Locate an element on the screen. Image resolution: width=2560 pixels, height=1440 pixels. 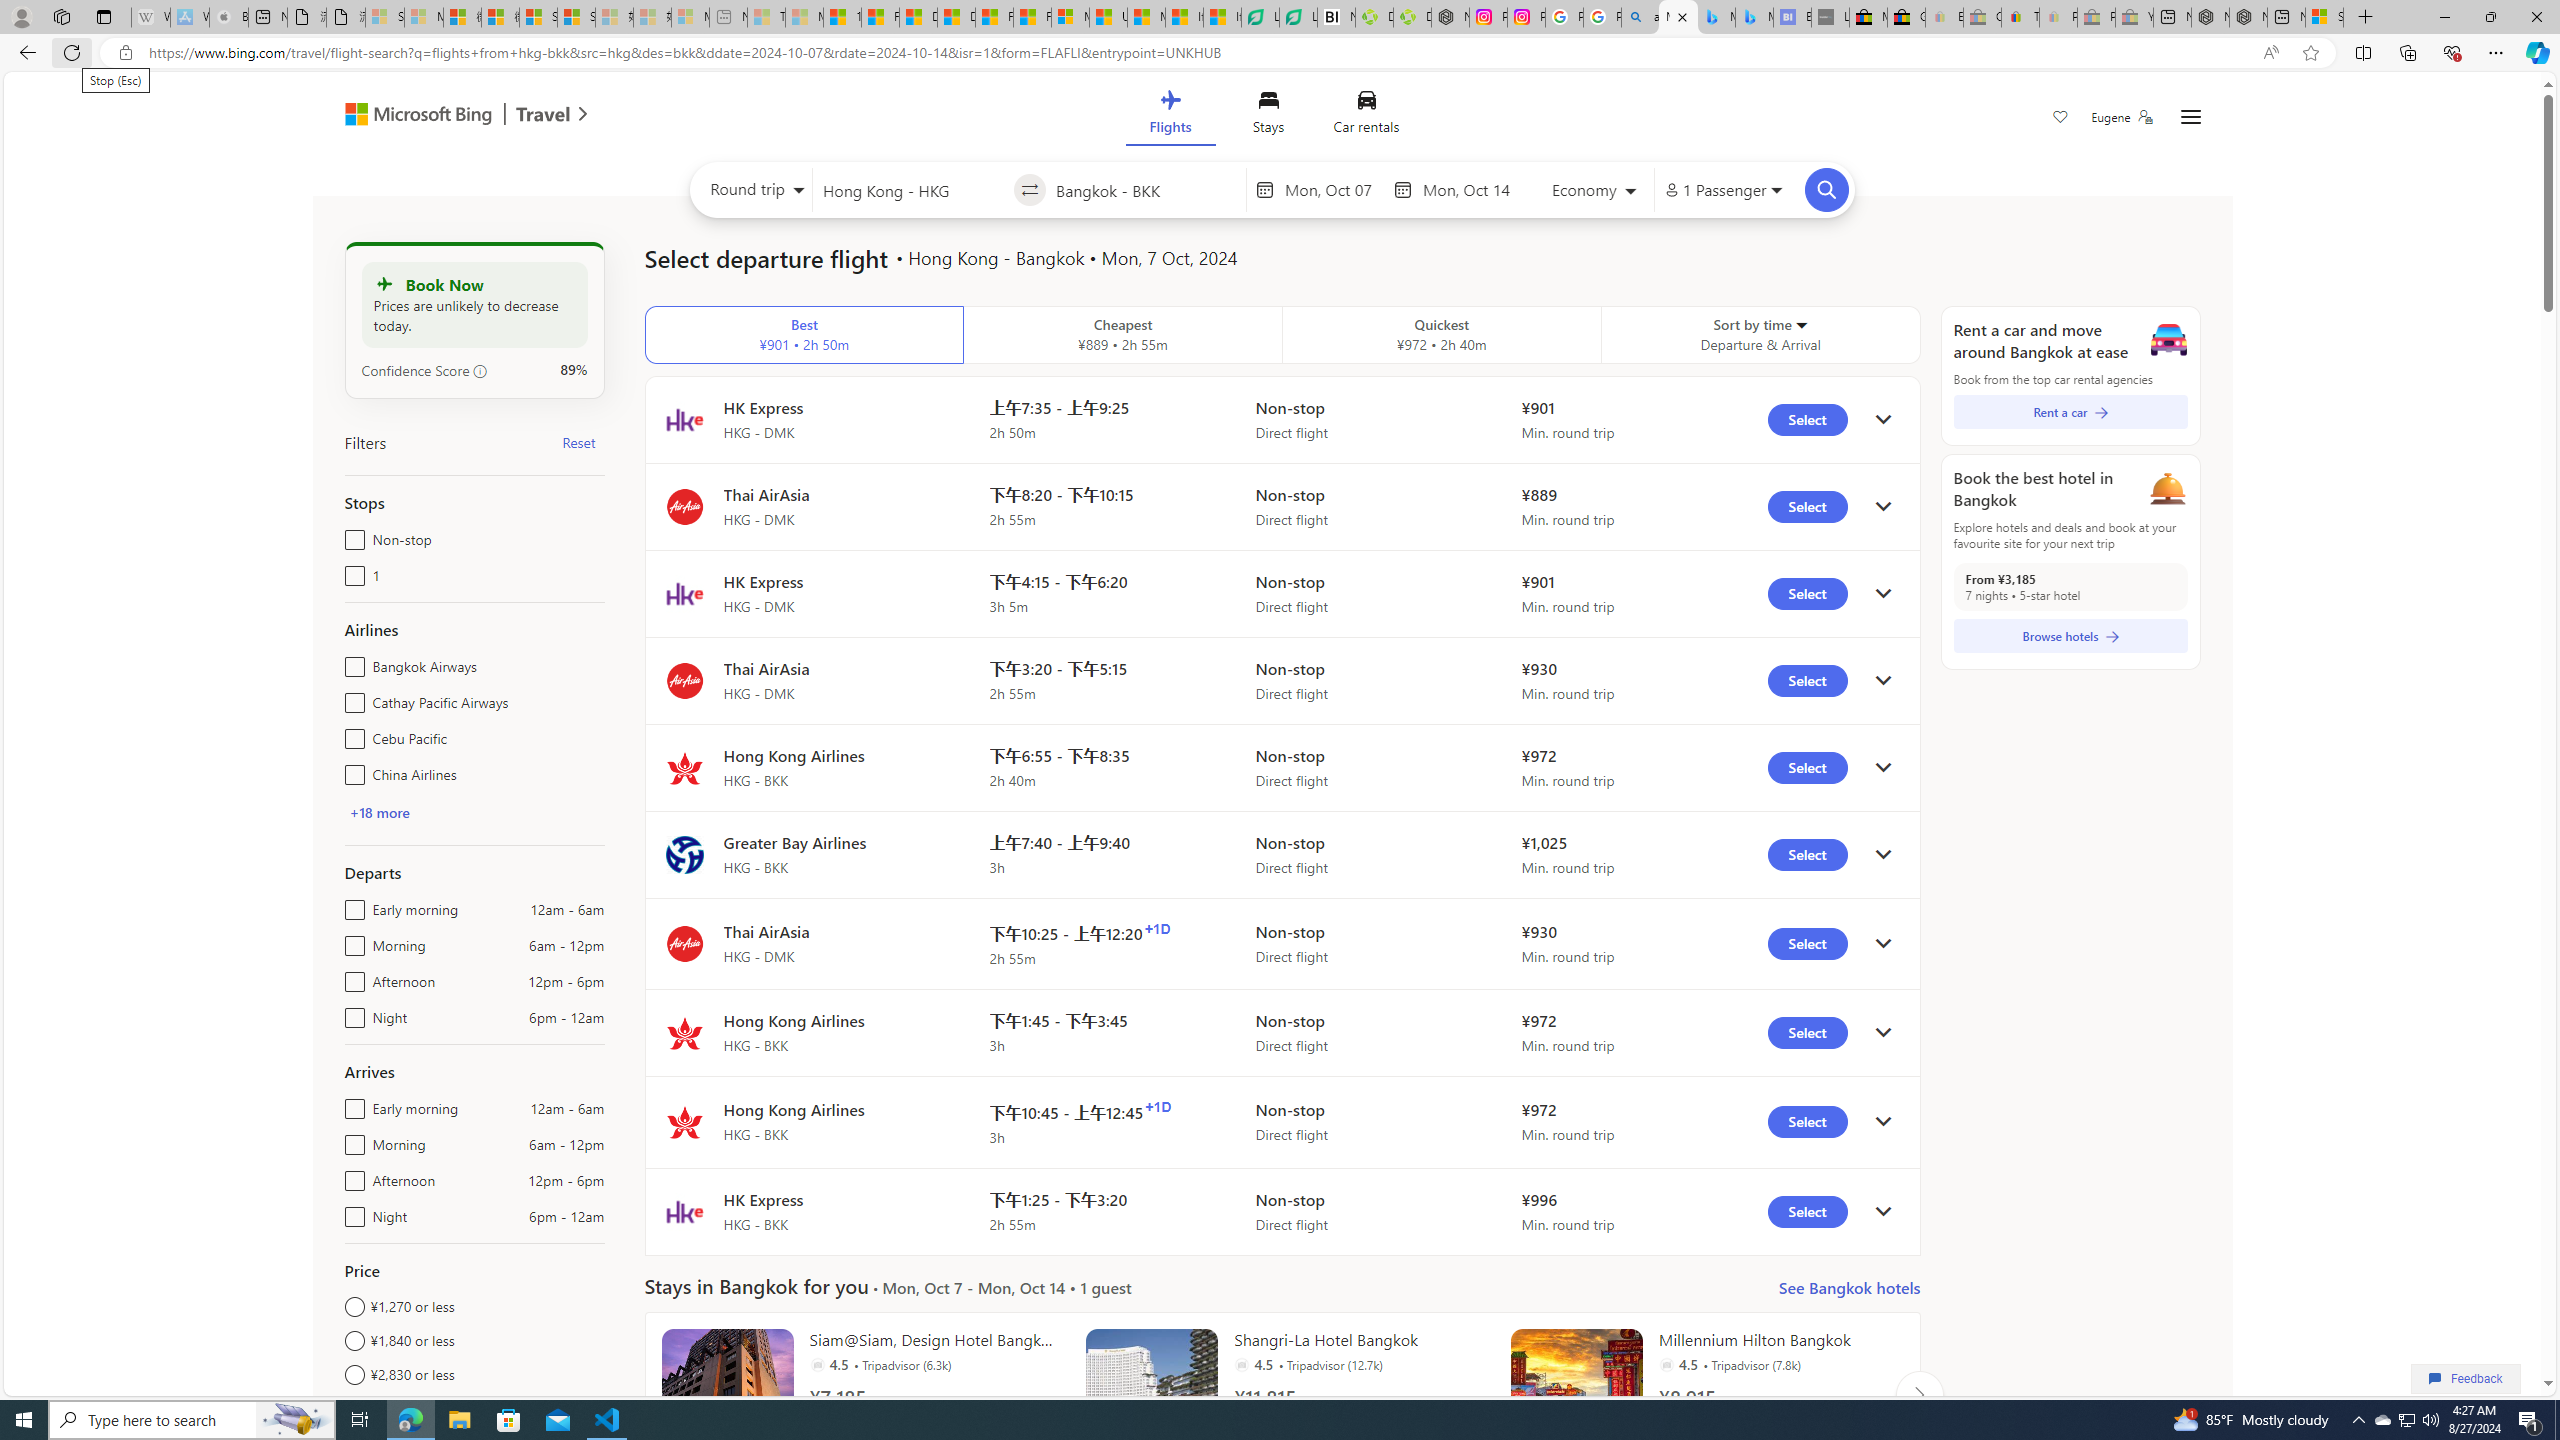
'Yard, Garden & Outdoor Living - Sleeping' is located at coordinates (2135, 16).